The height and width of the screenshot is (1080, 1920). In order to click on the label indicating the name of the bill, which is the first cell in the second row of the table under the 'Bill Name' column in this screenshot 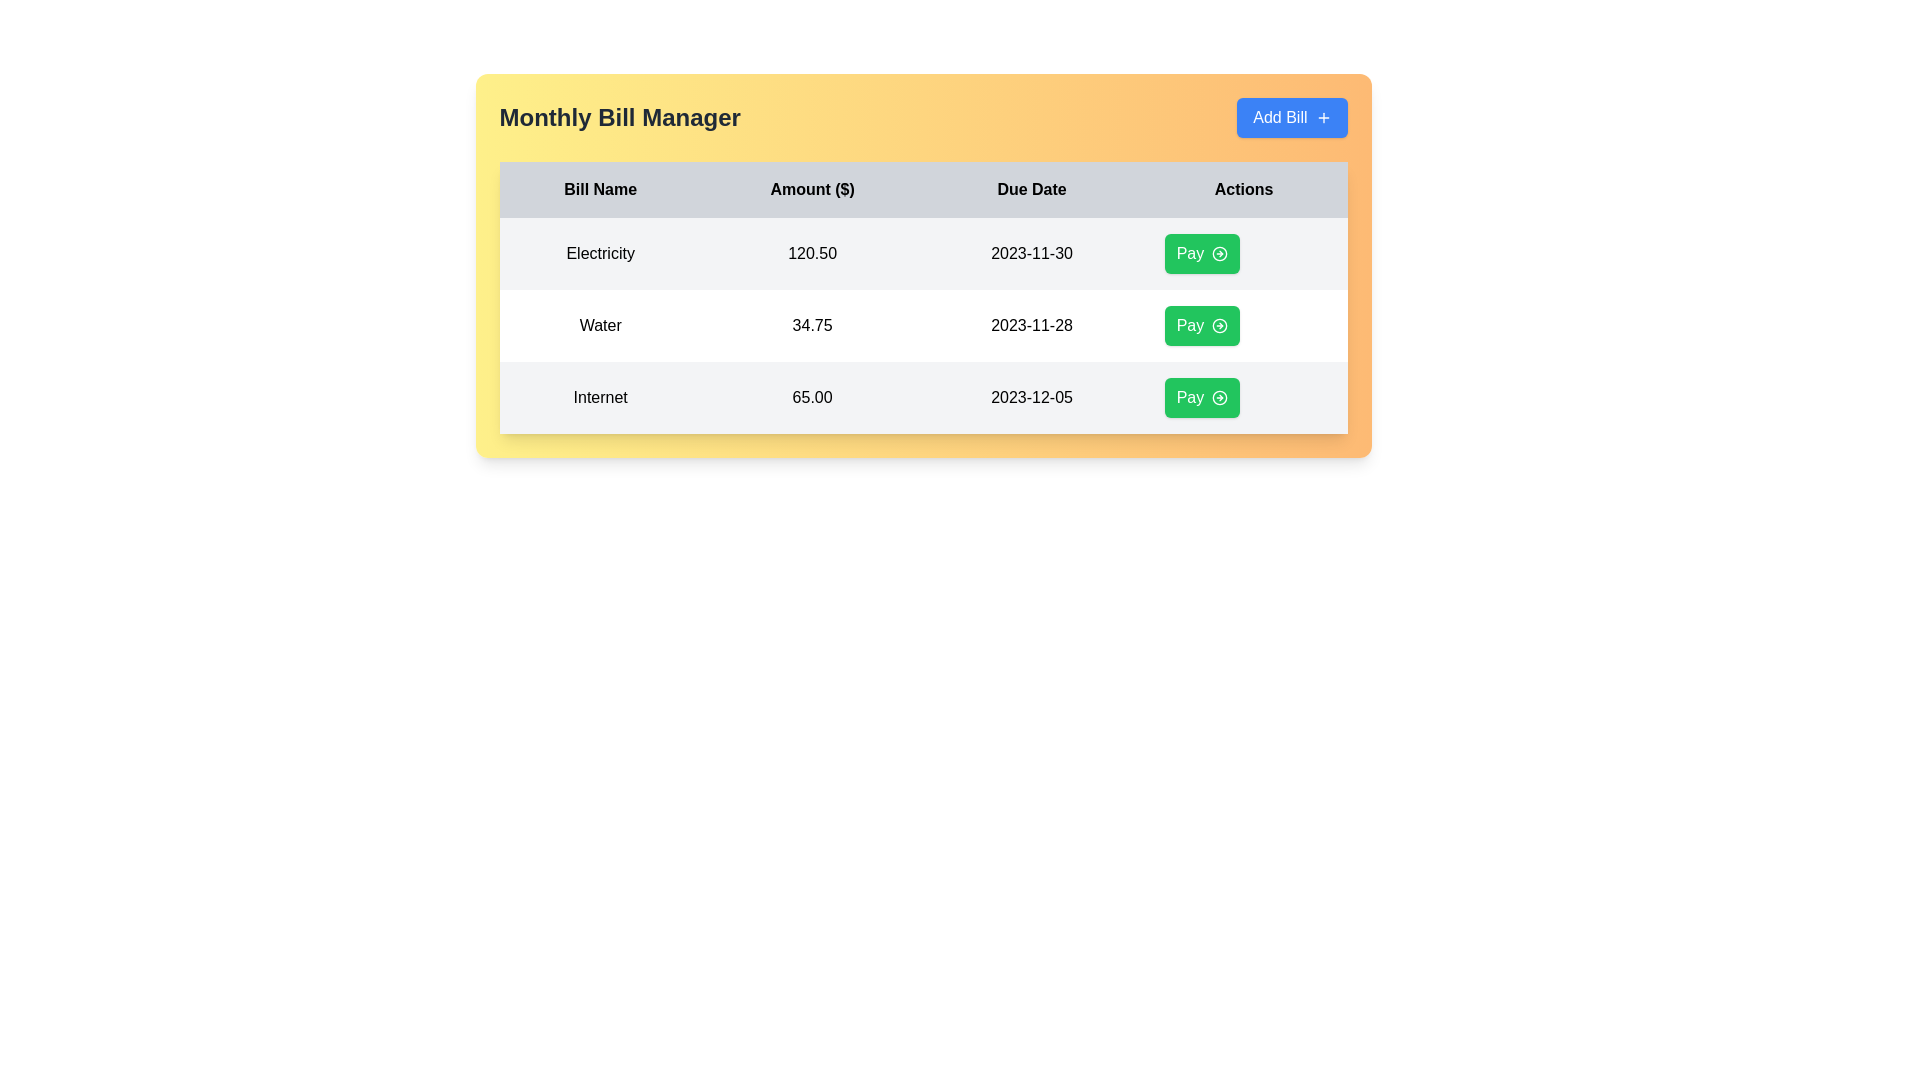, I will do `click(599, 325)`.